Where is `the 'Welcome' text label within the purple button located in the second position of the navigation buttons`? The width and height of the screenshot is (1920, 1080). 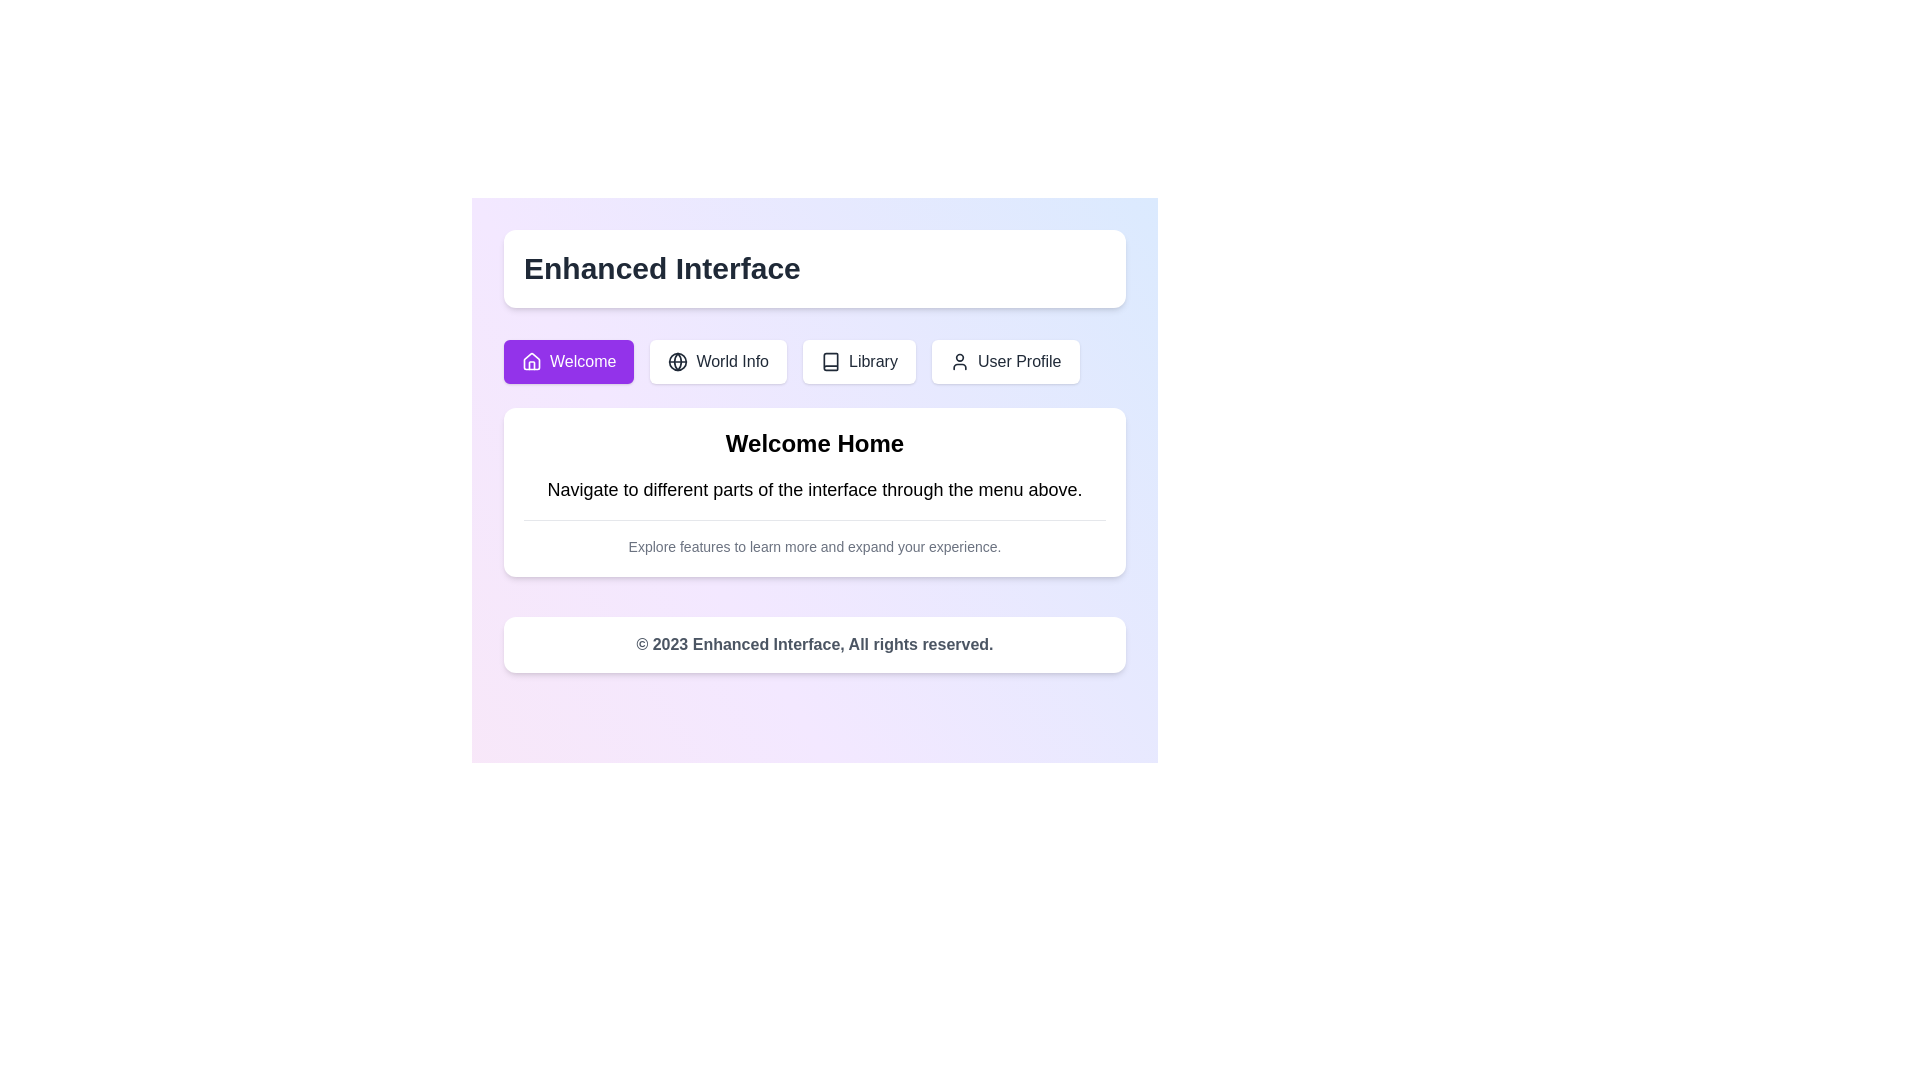
the 'Welcome' text label within the purple button located in the second position of the navigation buttons is located at coordinates (582, 361).